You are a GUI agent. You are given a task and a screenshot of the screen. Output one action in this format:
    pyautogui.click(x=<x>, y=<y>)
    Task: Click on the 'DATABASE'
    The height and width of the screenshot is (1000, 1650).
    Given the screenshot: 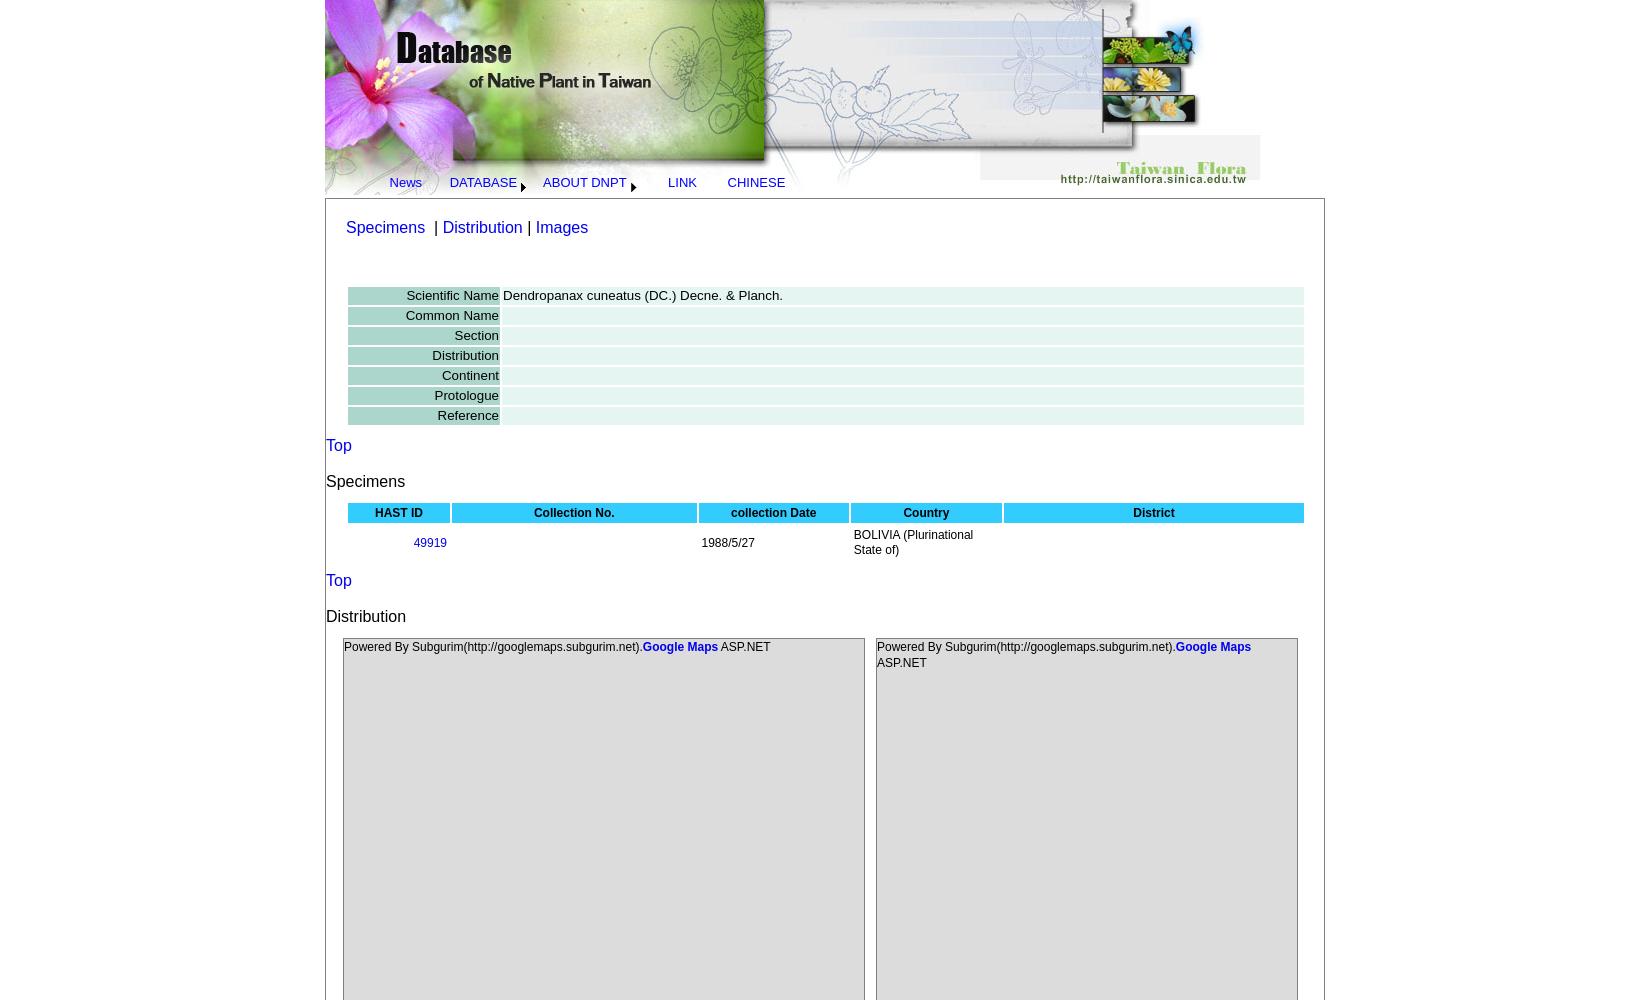 What is the action you would take?
    pyautogui.click(x=481, y=182)
    